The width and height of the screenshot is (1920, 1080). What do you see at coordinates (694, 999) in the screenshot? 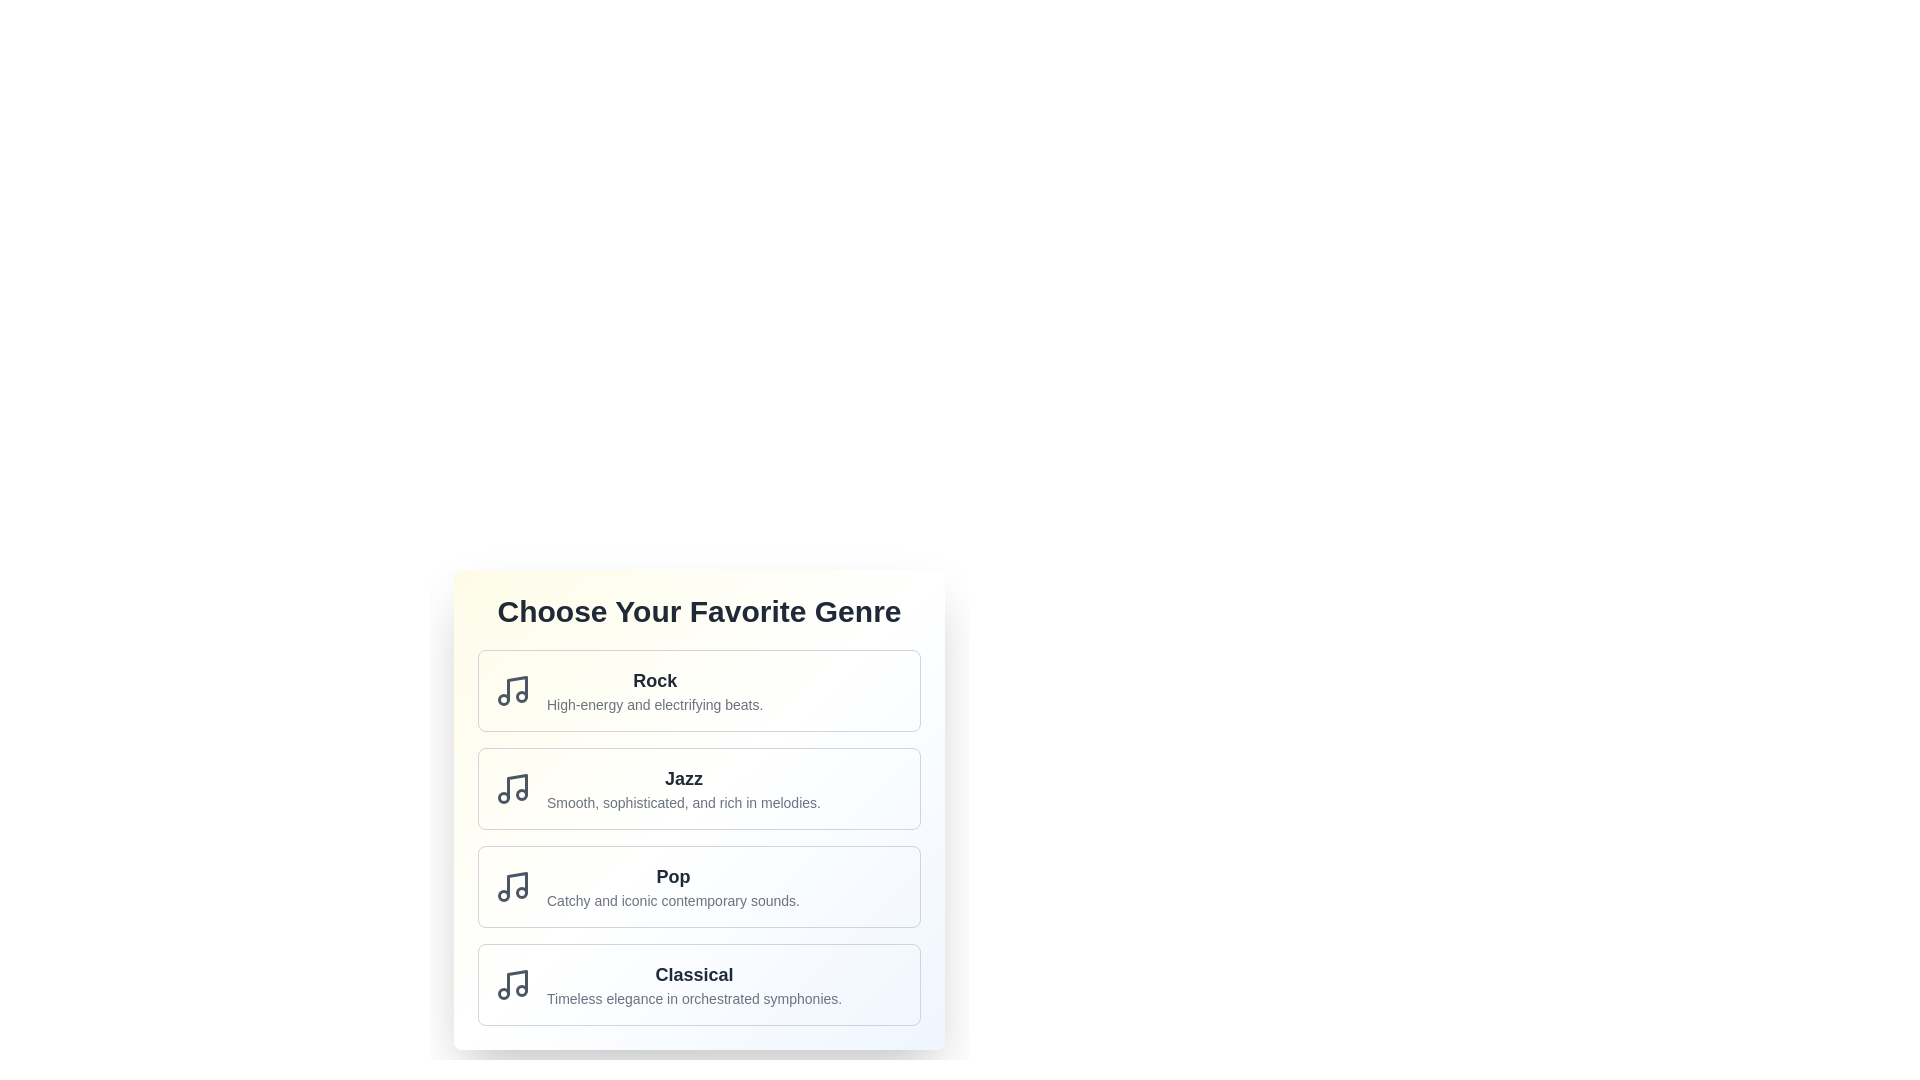
I see `the descriptive text element located directly below the 'Classical' header text in the Classical music genre card` at bounding box center [694, 999].